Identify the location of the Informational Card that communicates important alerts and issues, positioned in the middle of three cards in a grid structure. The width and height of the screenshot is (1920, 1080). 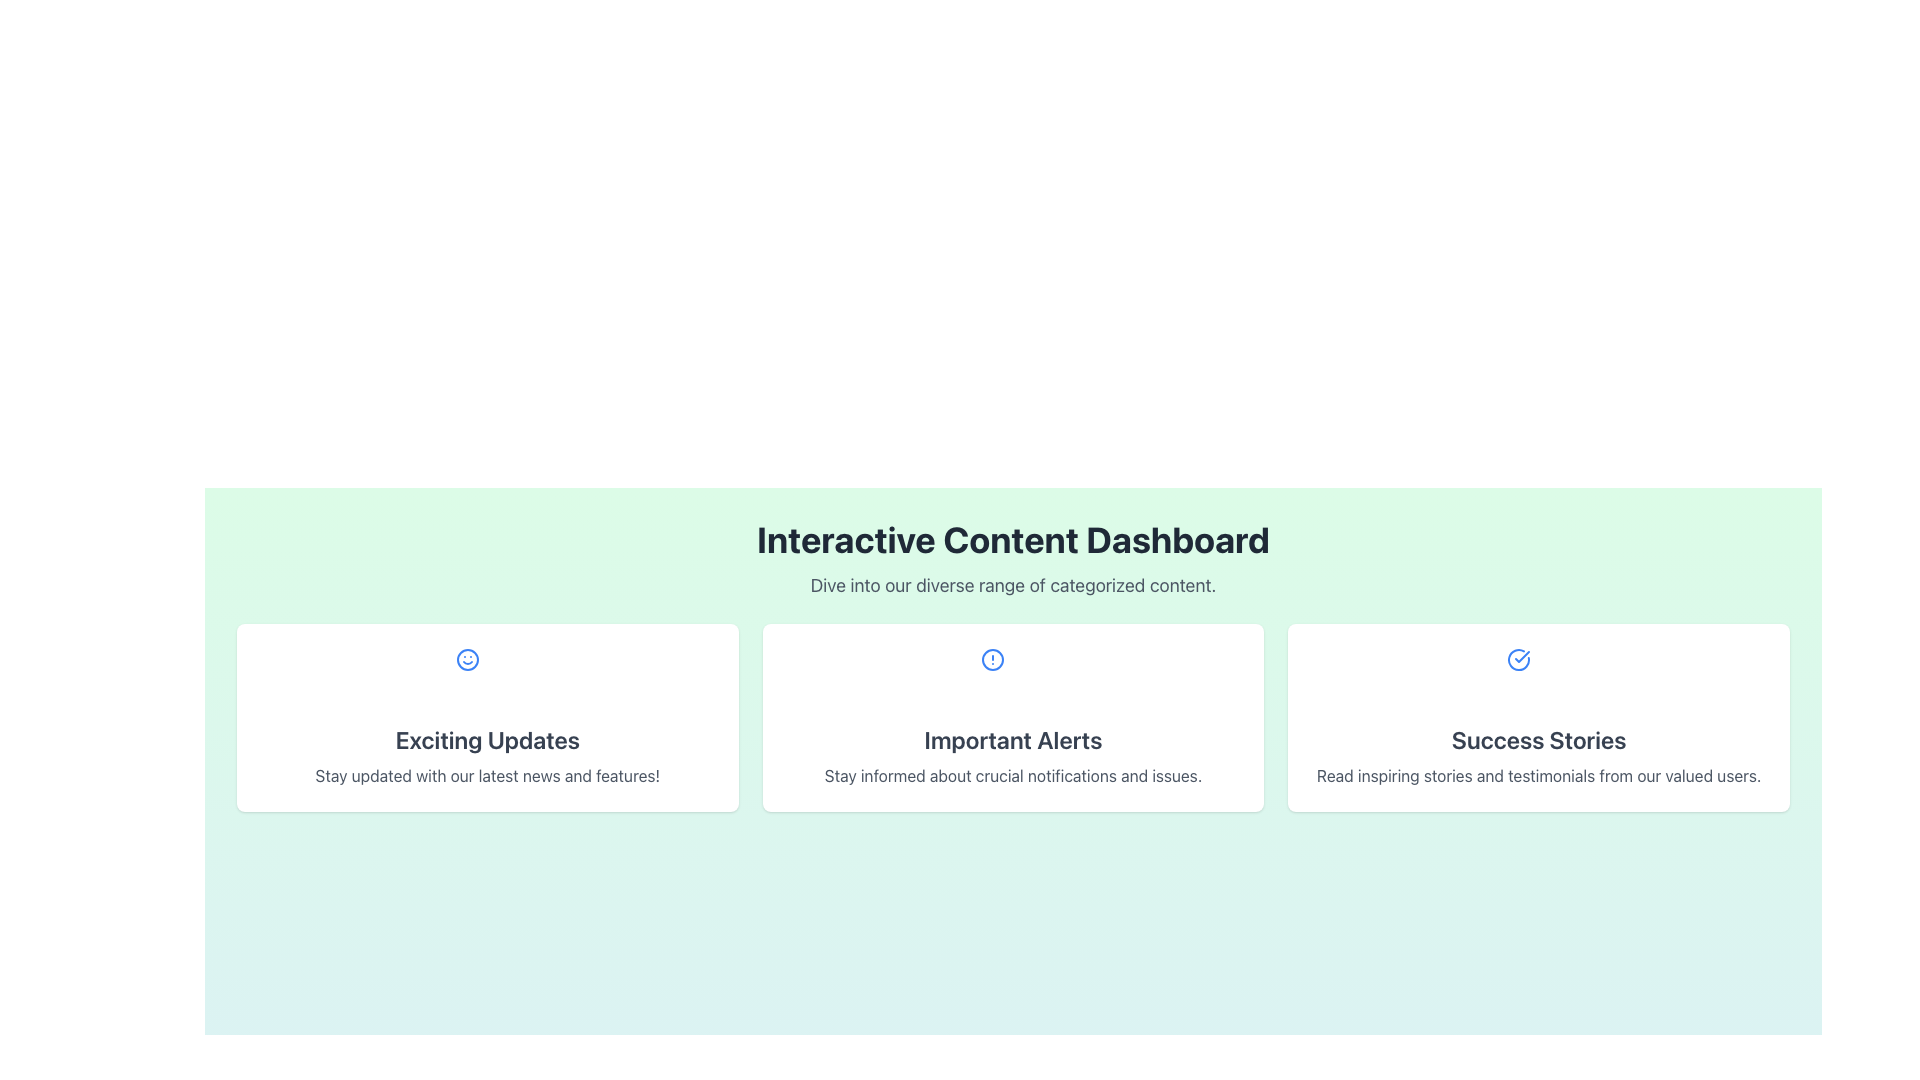
(1013, 716).